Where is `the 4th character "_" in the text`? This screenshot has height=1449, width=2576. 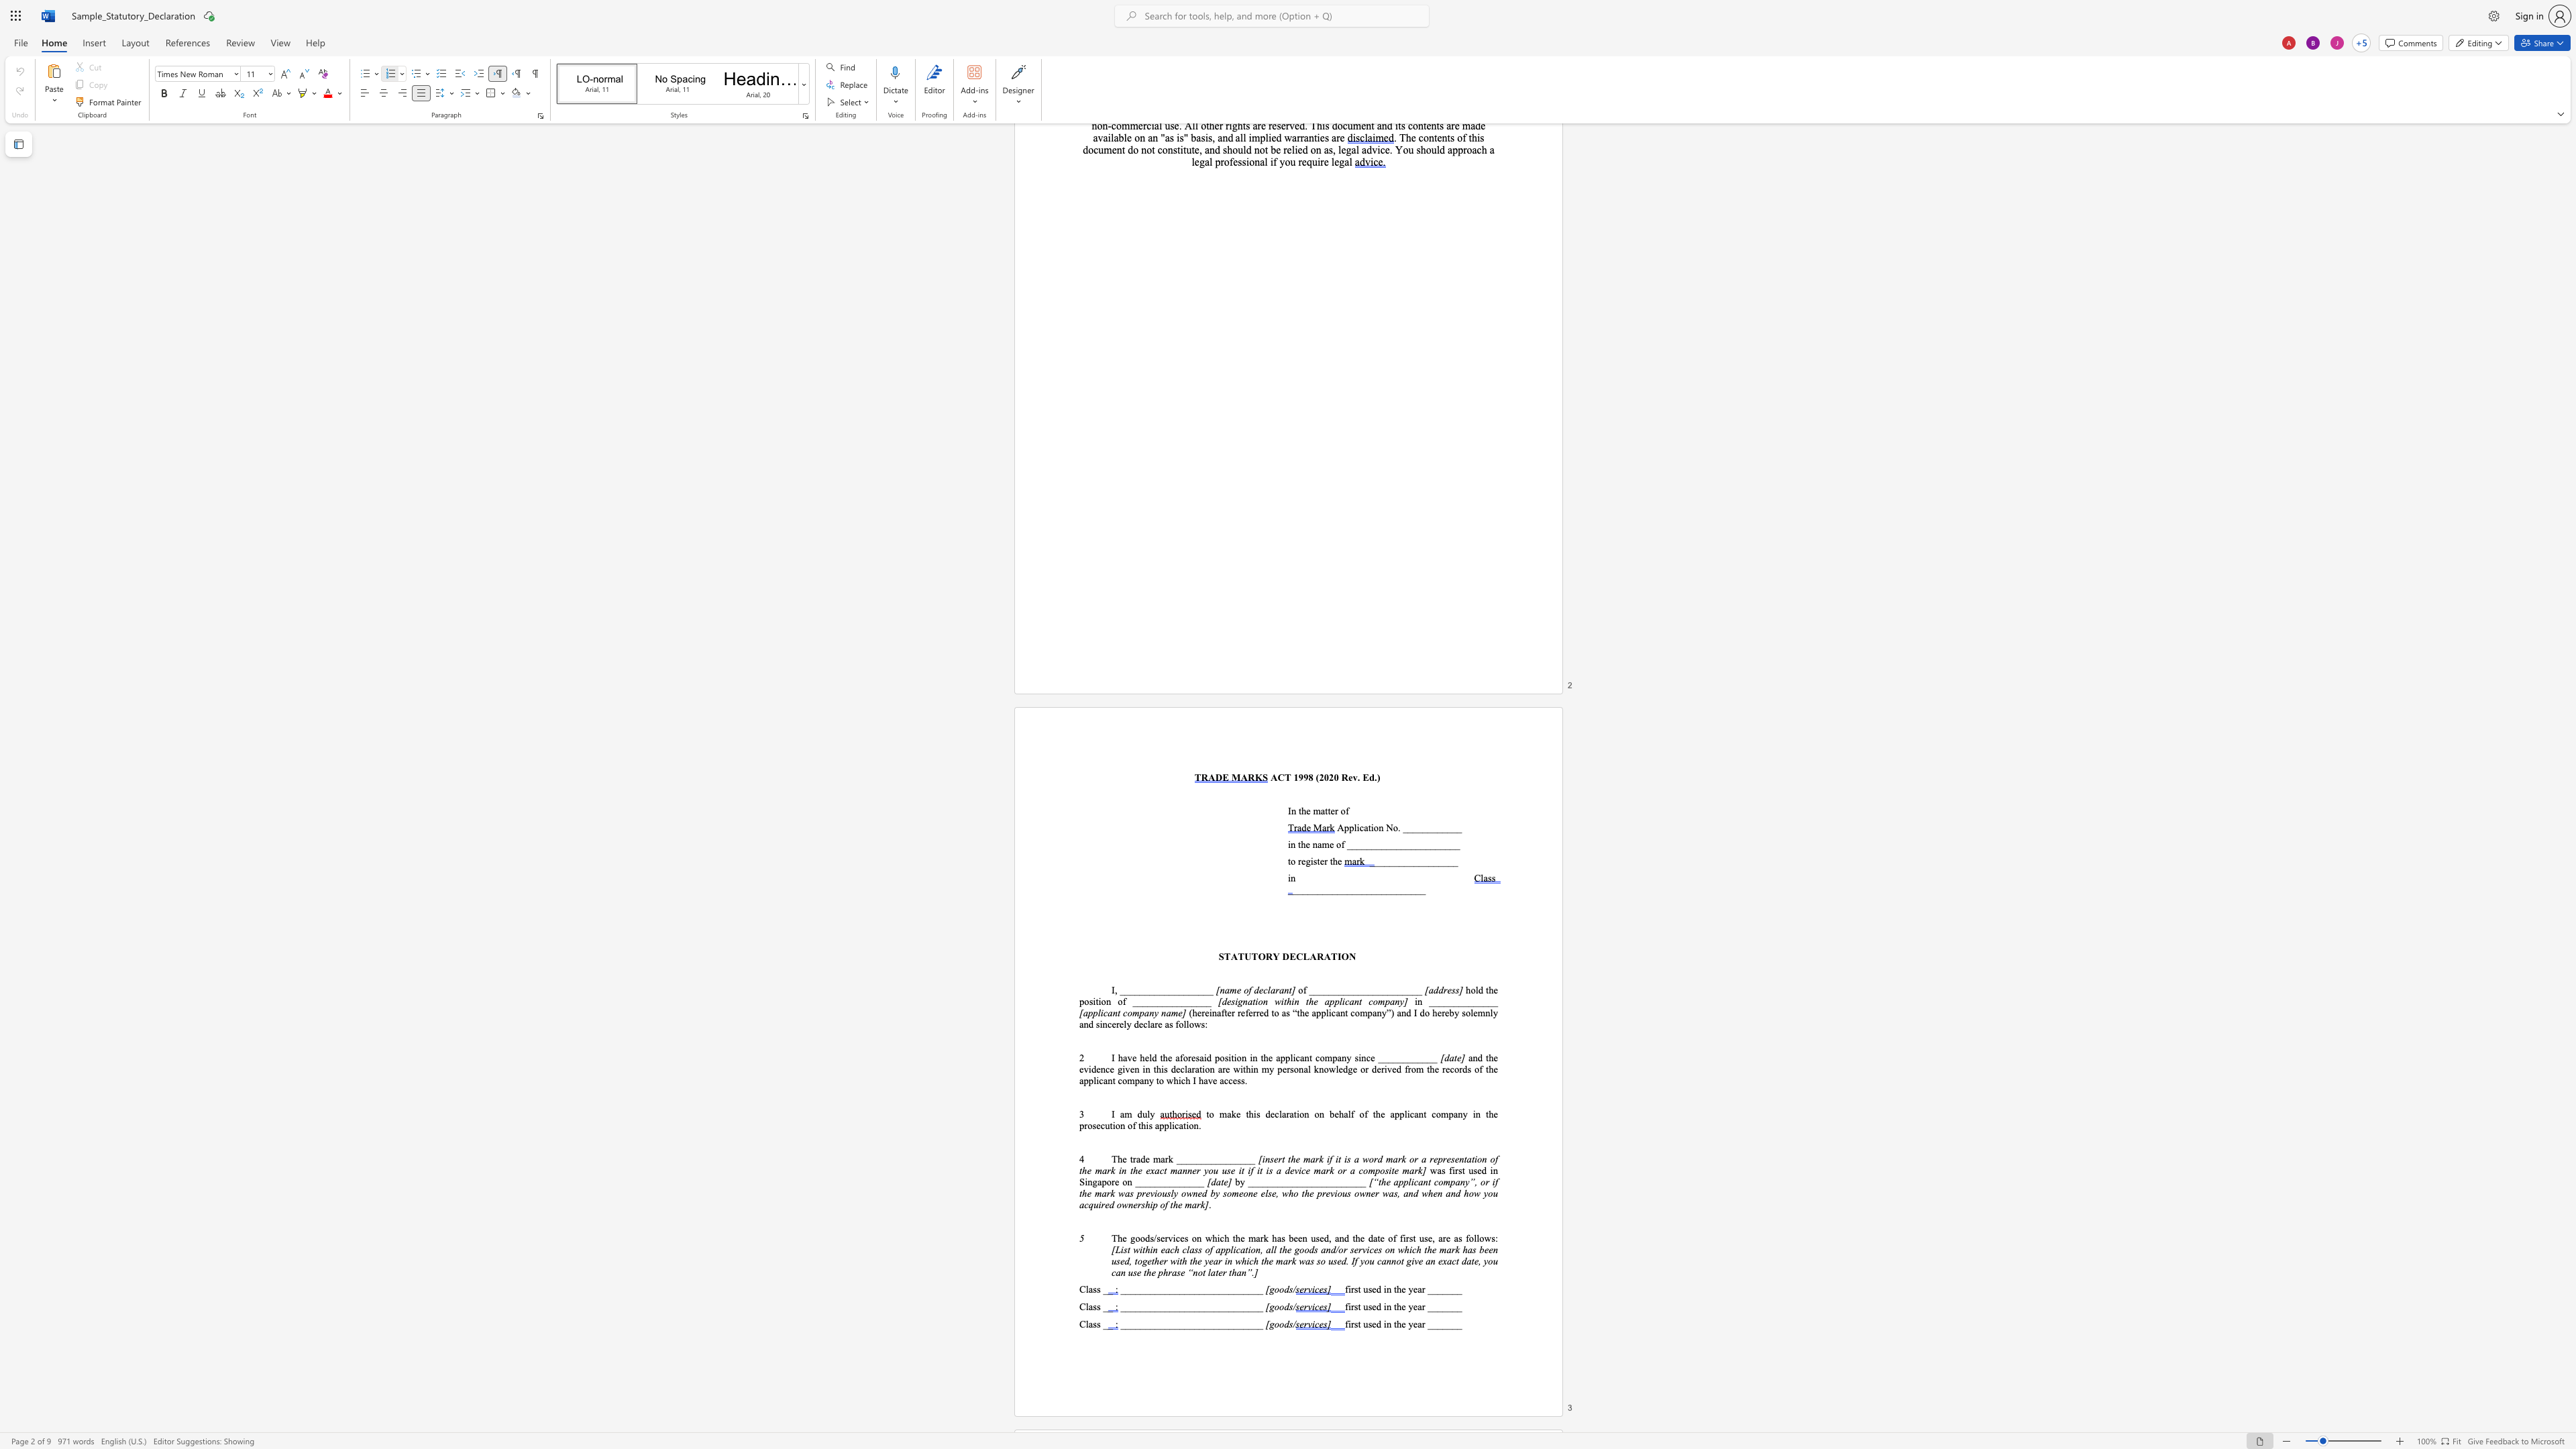
the 4th character "_" in the text is located at coordinates (1444, 1288).